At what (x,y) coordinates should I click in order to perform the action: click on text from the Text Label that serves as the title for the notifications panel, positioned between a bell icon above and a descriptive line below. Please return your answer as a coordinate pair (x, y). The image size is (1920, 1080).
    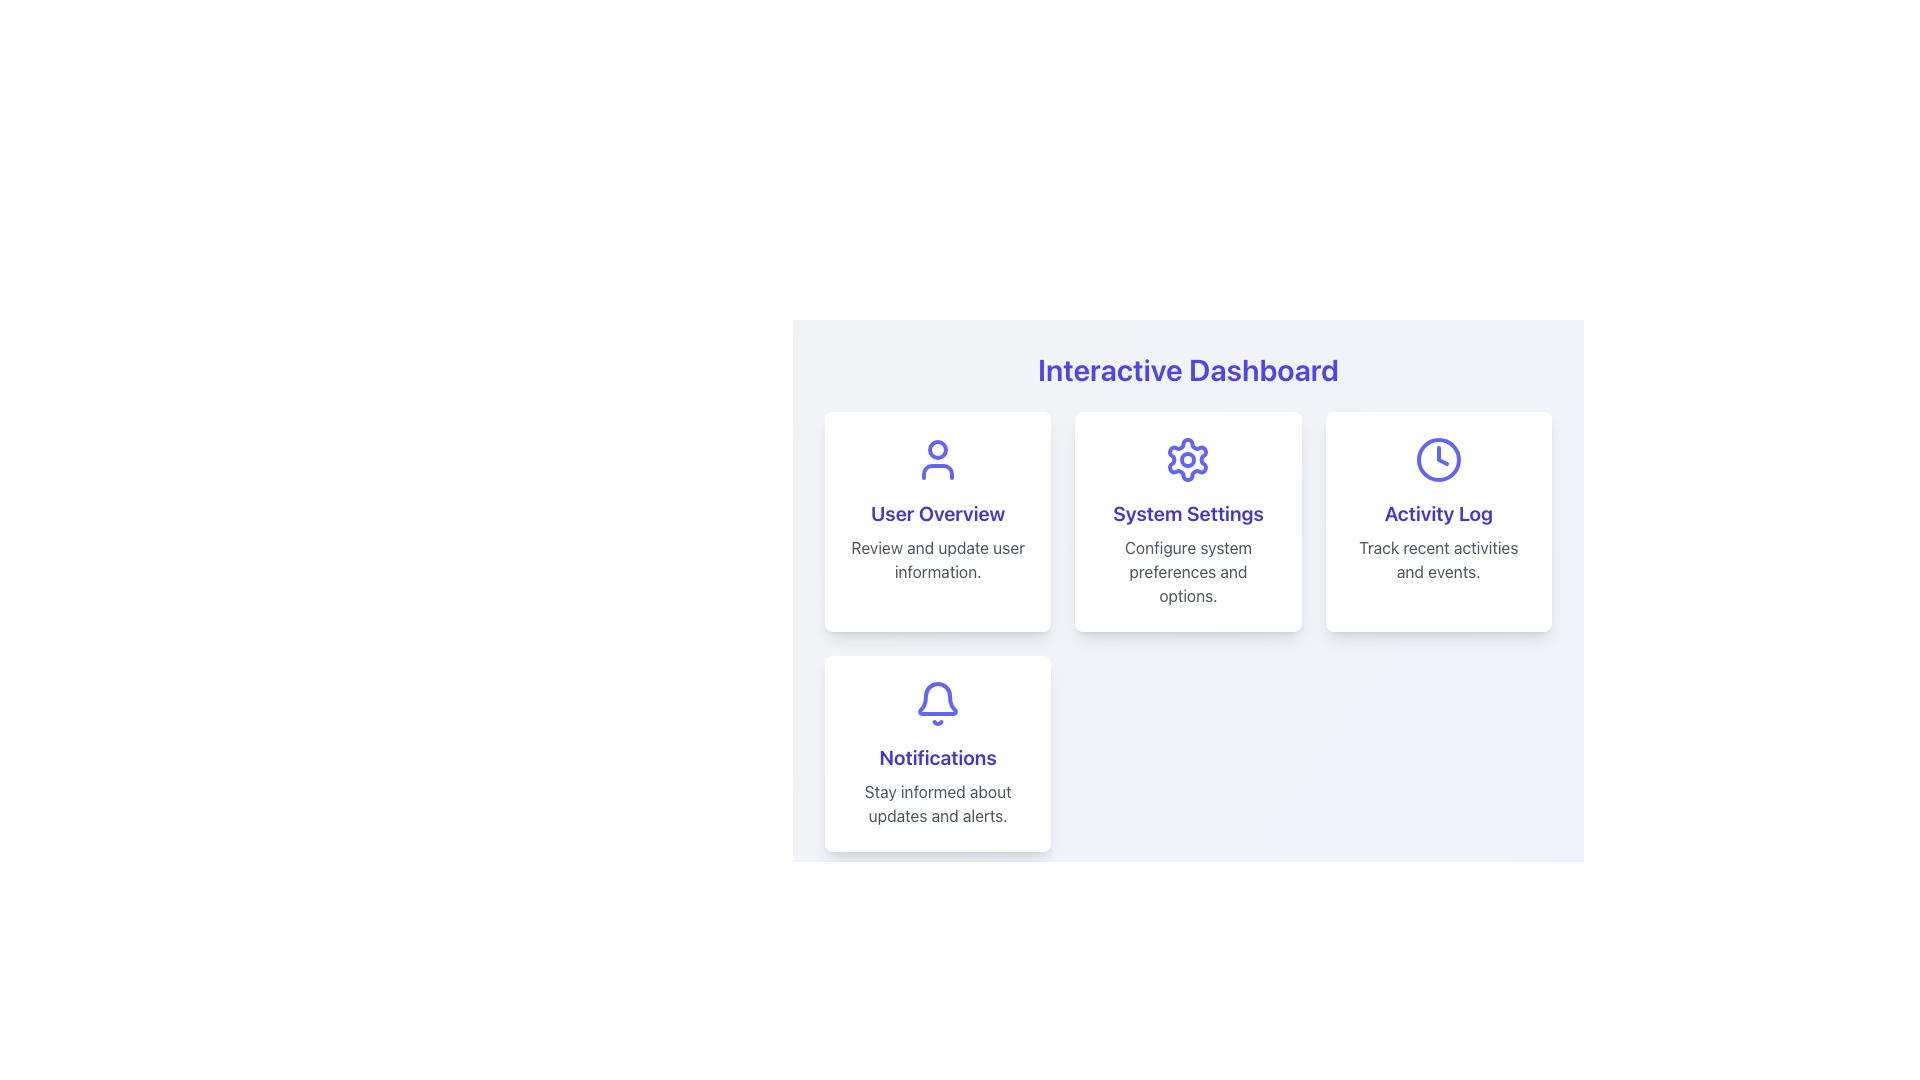
    Looking at the image, I should click on (937, 758).